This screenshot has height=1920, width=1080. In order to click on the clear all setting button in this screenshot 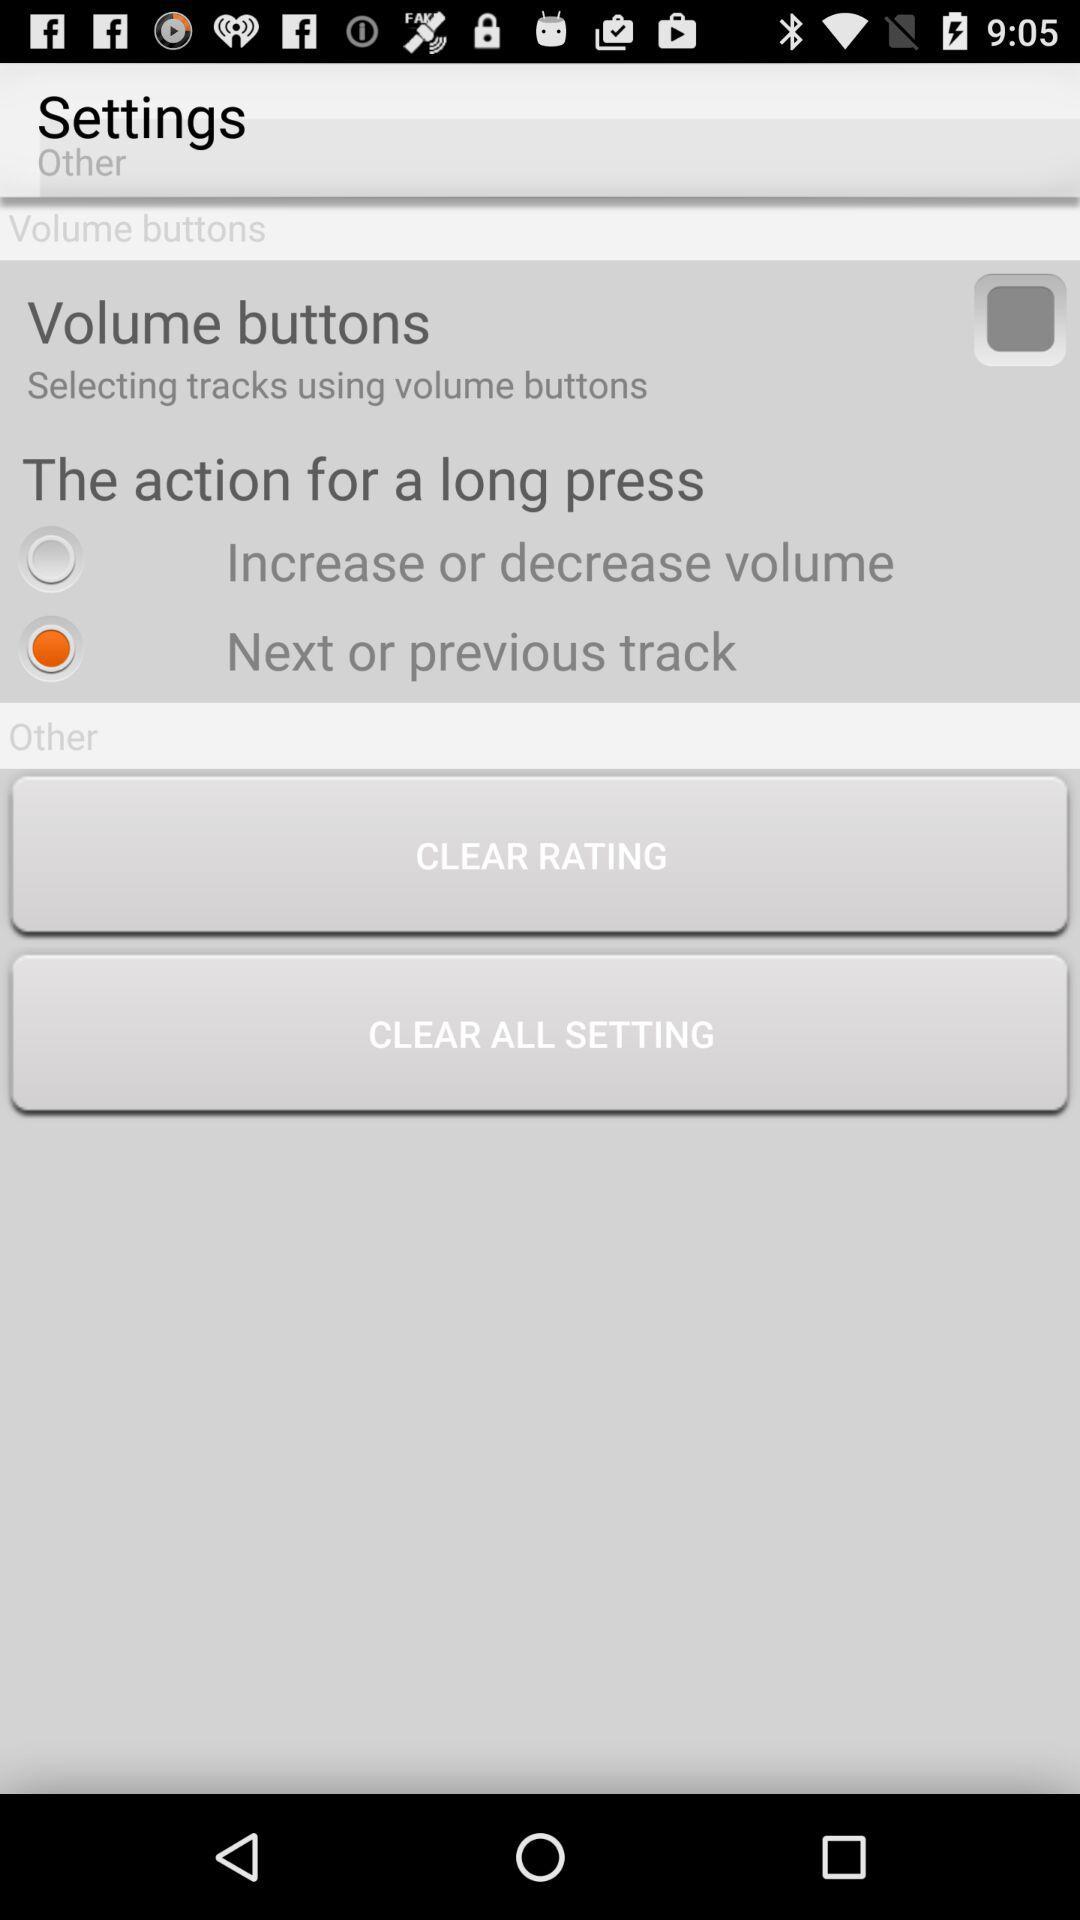, I will do `click(540, 1036)`.